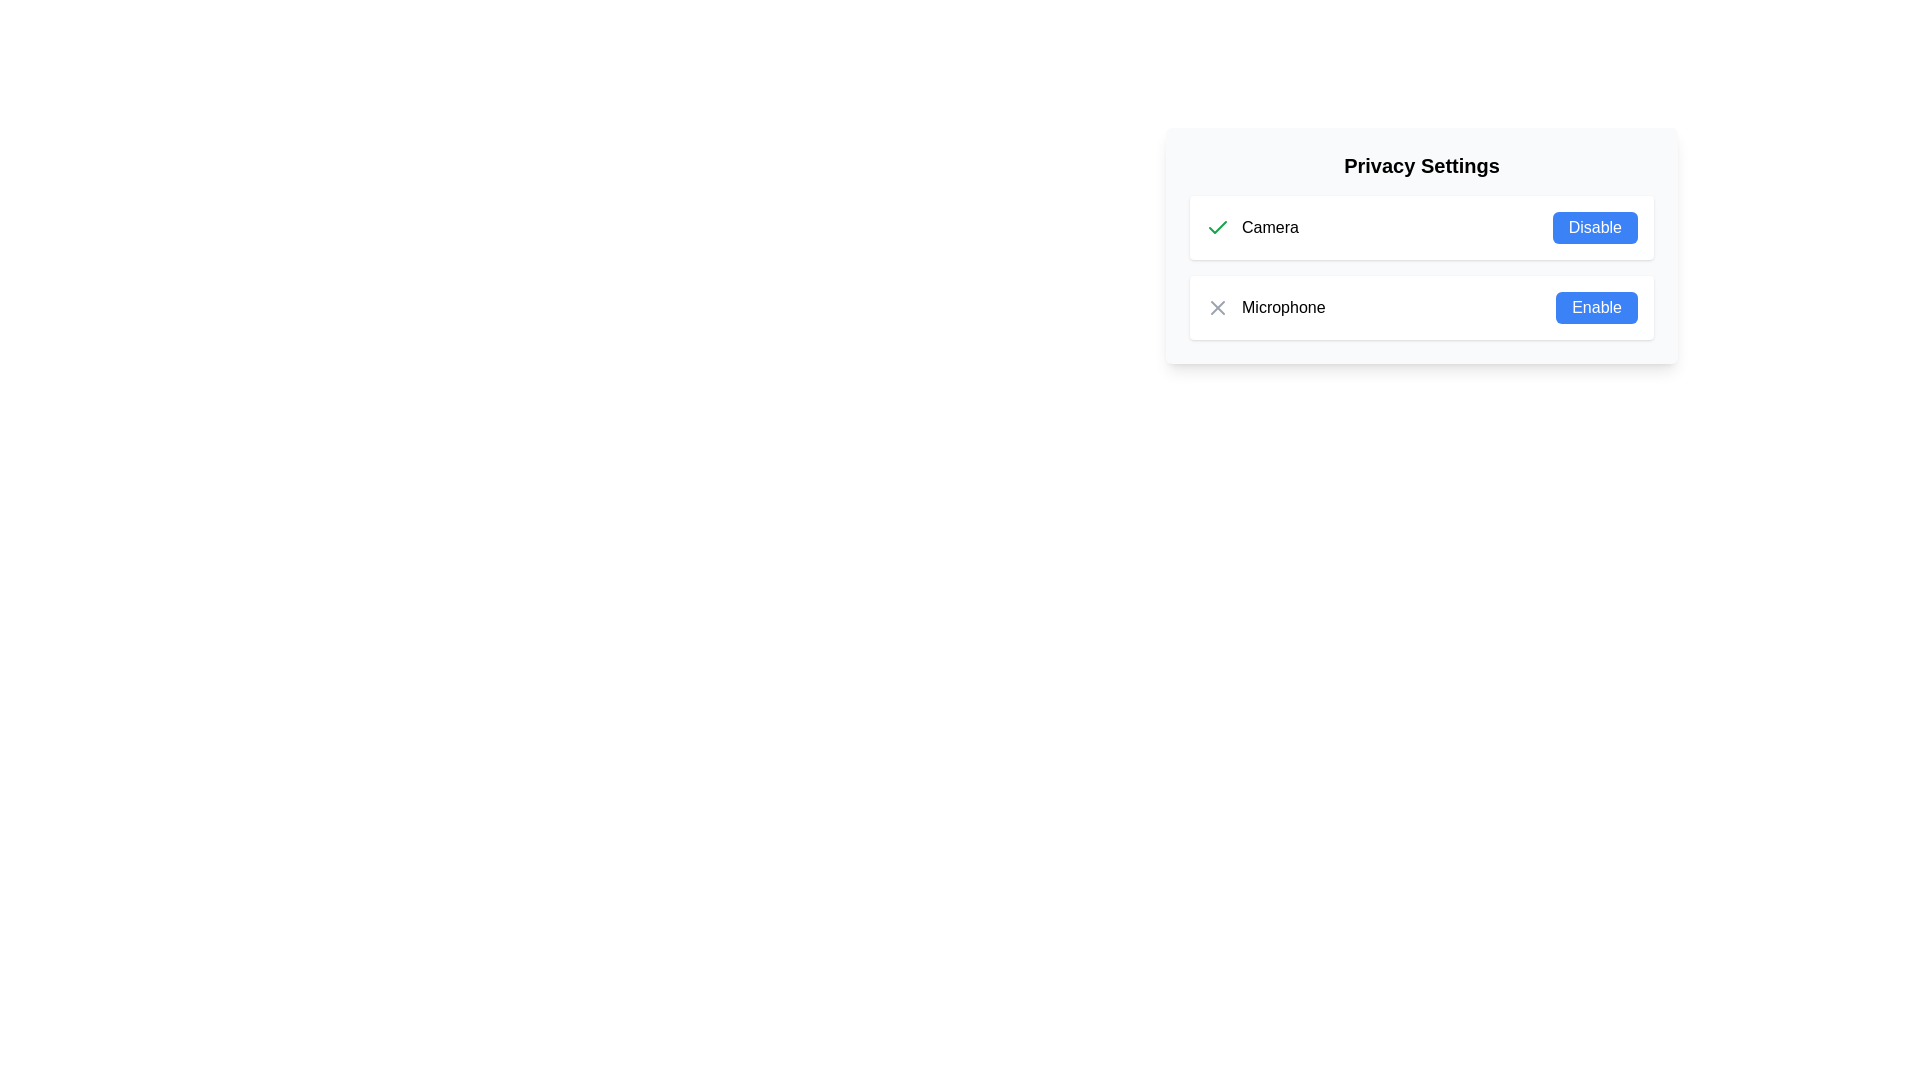 Image resolution: width=1920 pixels, height=1080 pixels. I want to click on the active 'Camera' indicator icon located to the left of the 'Camera' label in the privacy settings, so click(1217, 226).